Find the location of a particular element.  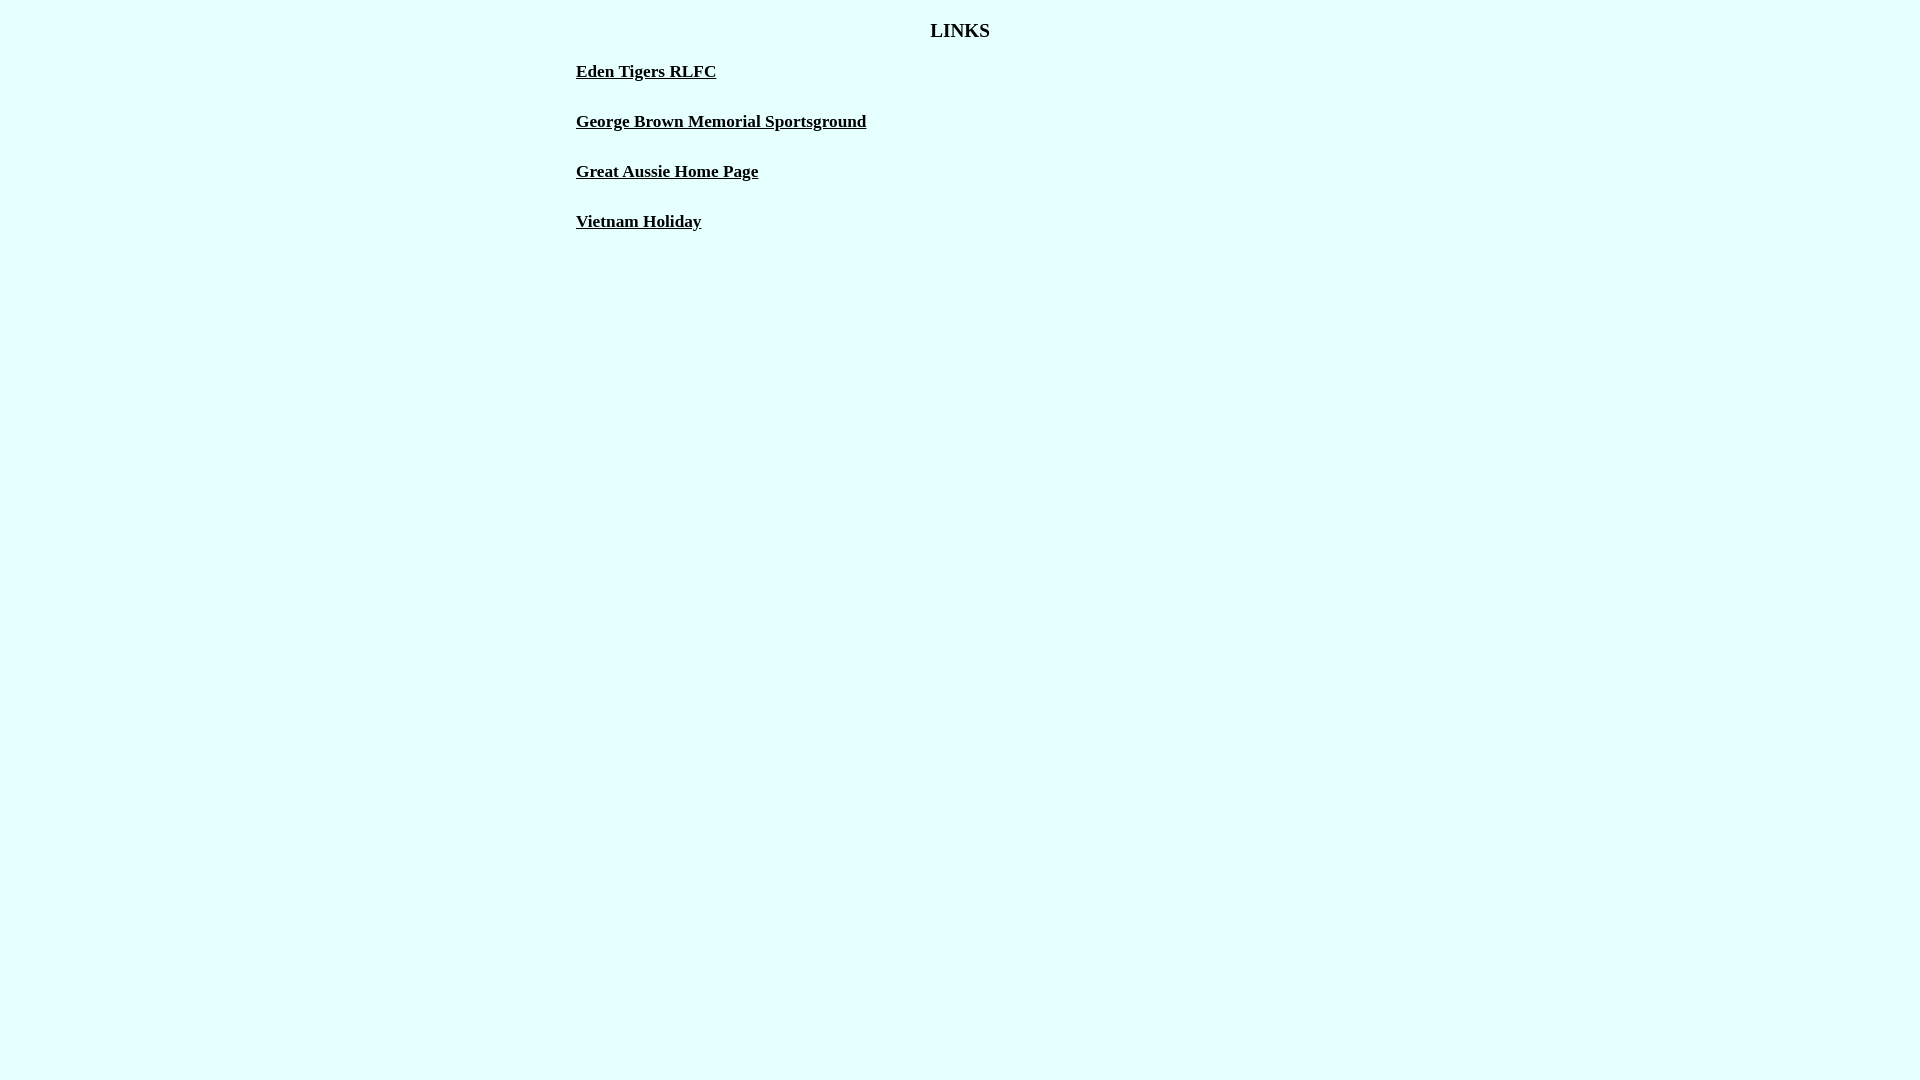

'Great Aussie Home Page' is located at coordinates (667, 170).